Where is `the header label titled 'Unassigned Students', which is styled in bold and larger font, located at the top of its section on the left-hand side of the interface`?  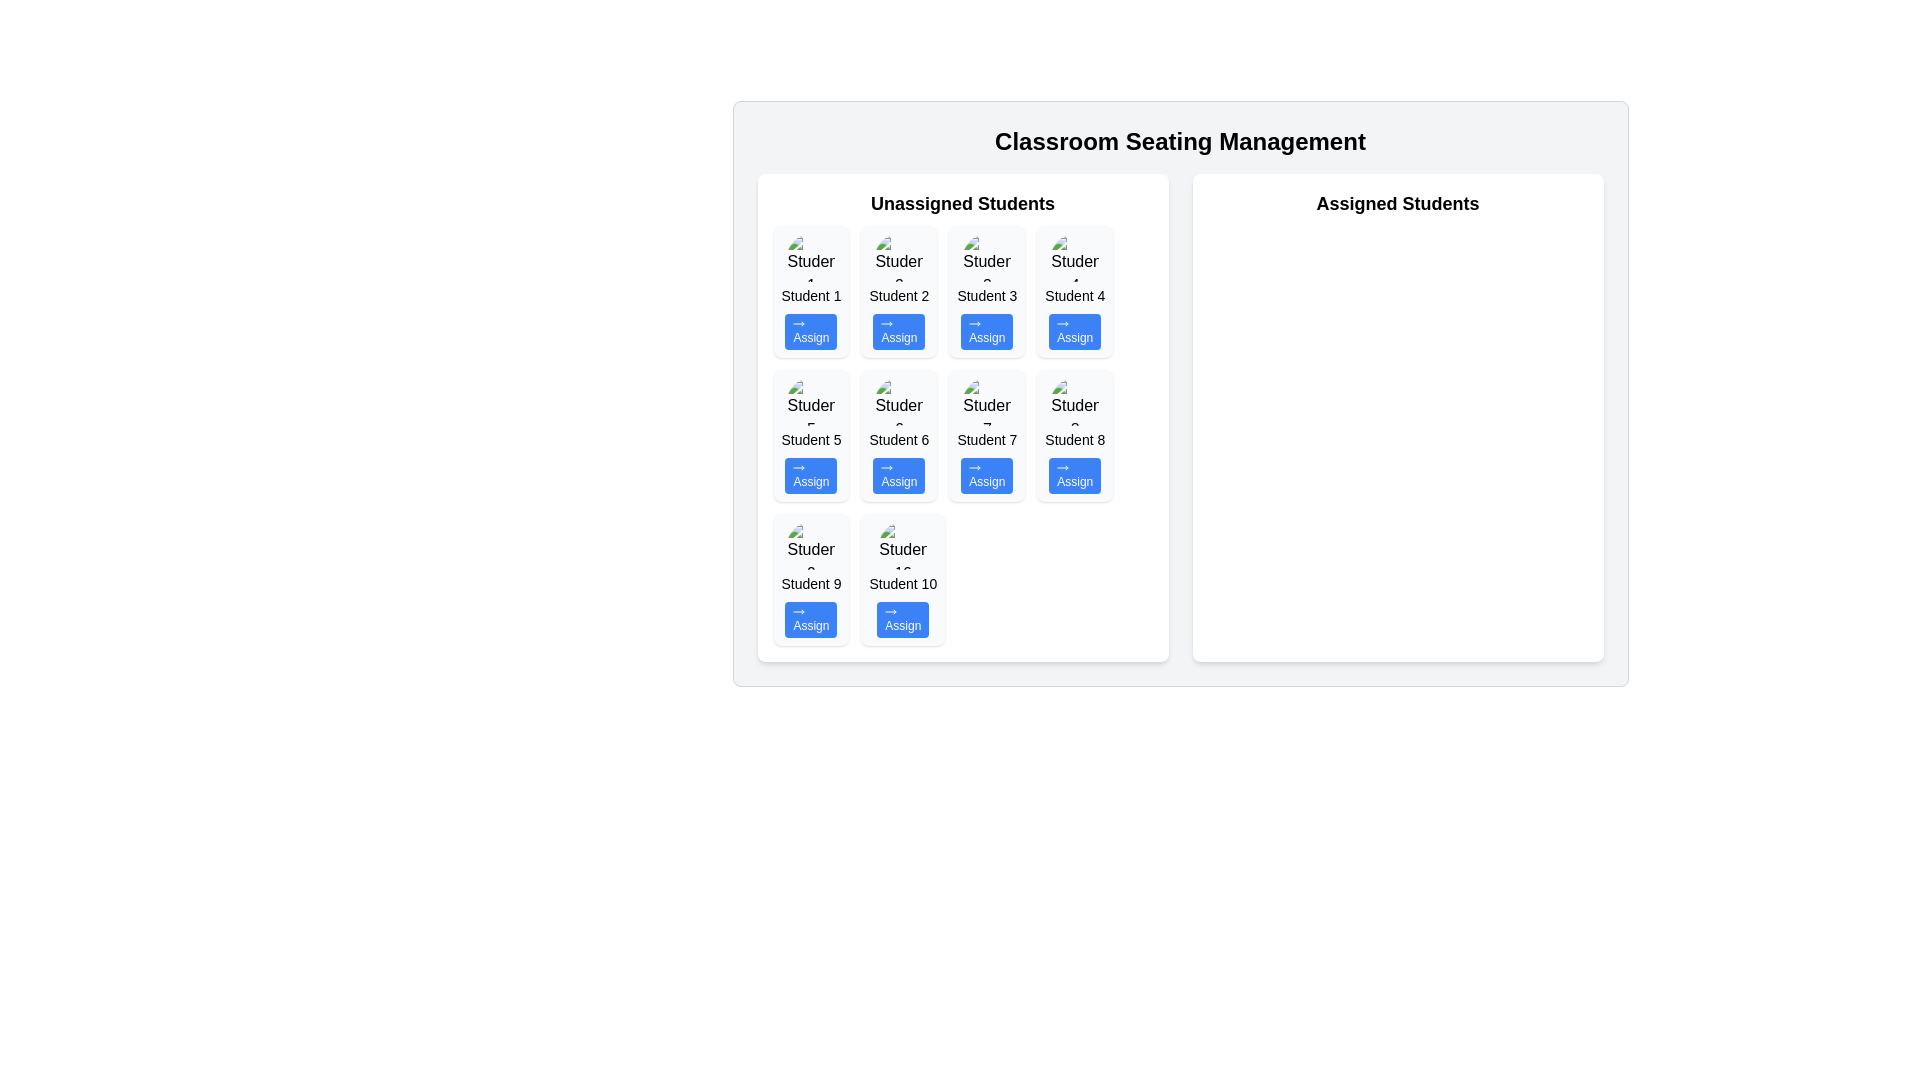
the header label titled 'Unassigned Students', which is styled in bold and larger font, located at the top of its section on the left-hand side of the interface is located at coordinates (963, 204).